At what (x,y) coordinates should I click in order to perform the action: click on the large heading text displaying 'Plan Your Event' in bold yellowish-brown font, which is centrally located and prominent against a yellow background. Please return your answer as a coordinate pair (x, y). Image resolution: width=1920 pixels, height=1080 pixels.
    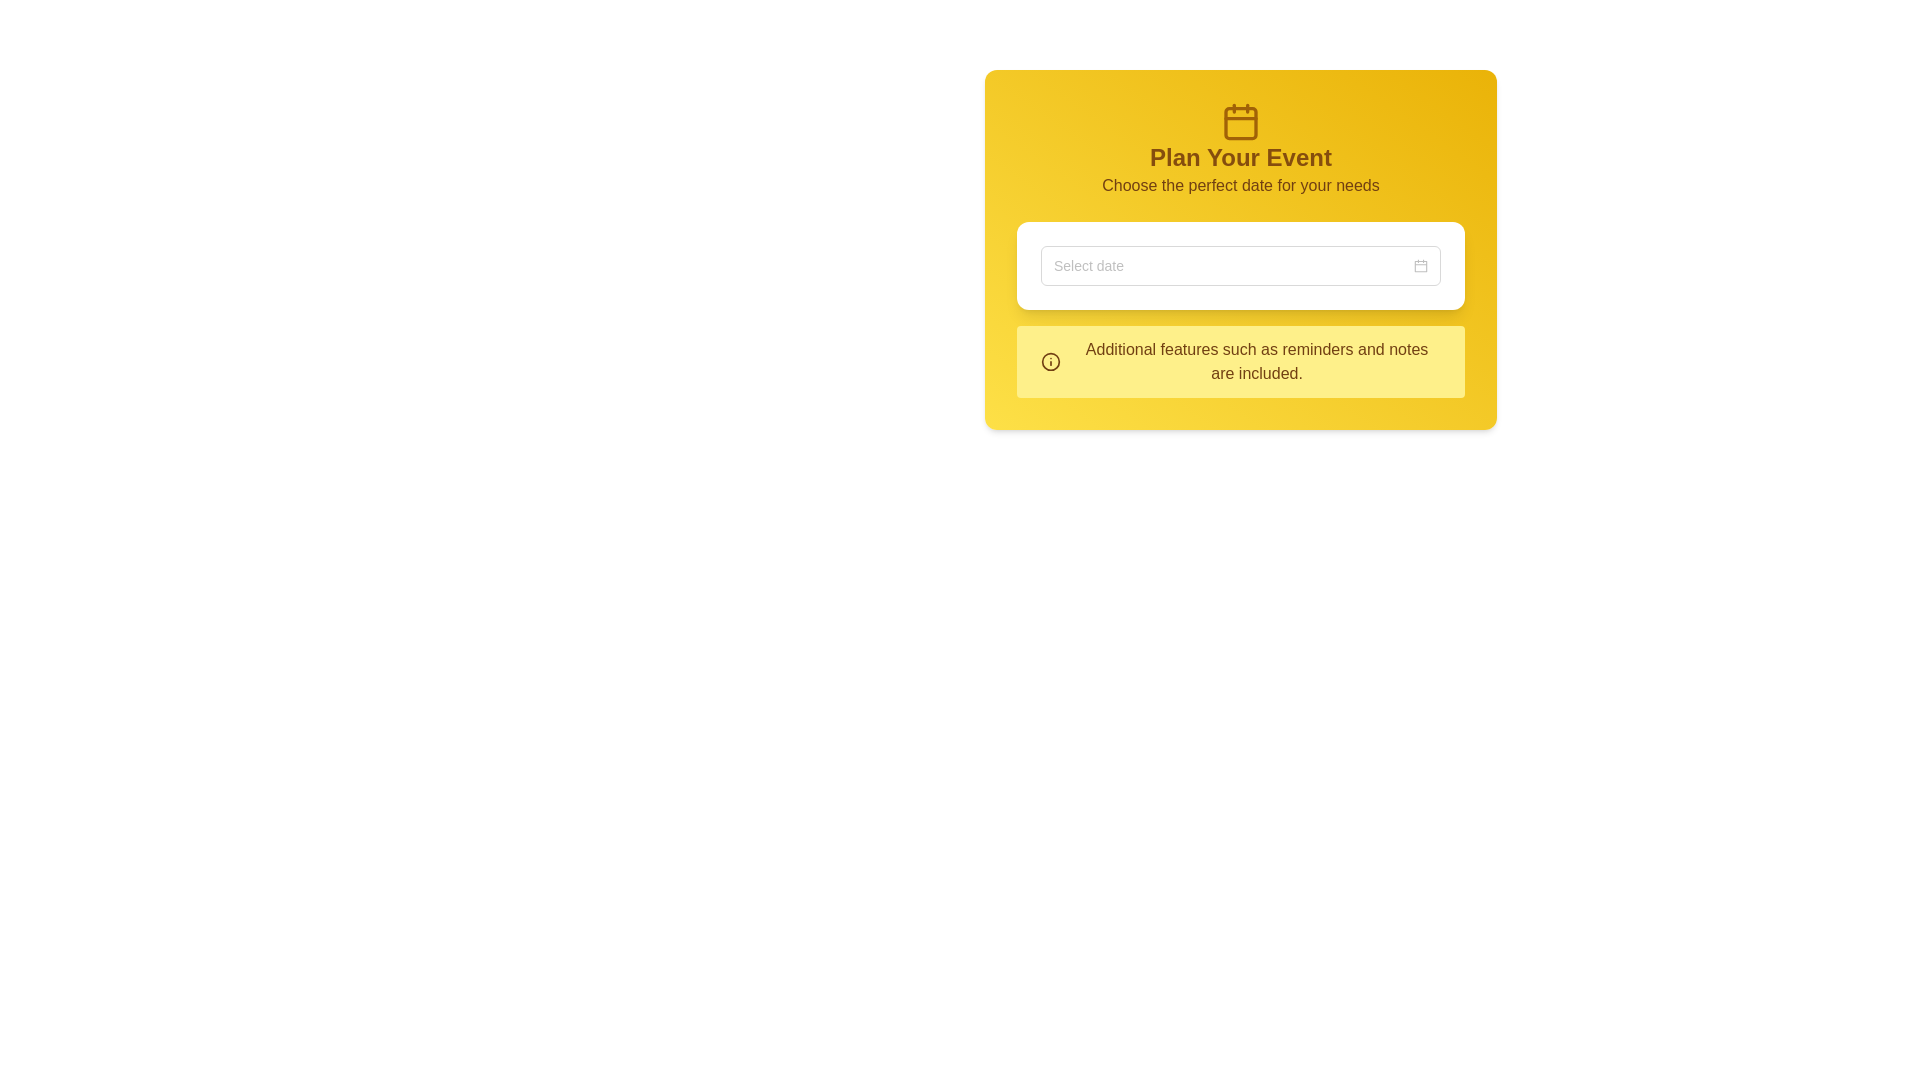
    Looking at the image, I should click on (1240, 157).